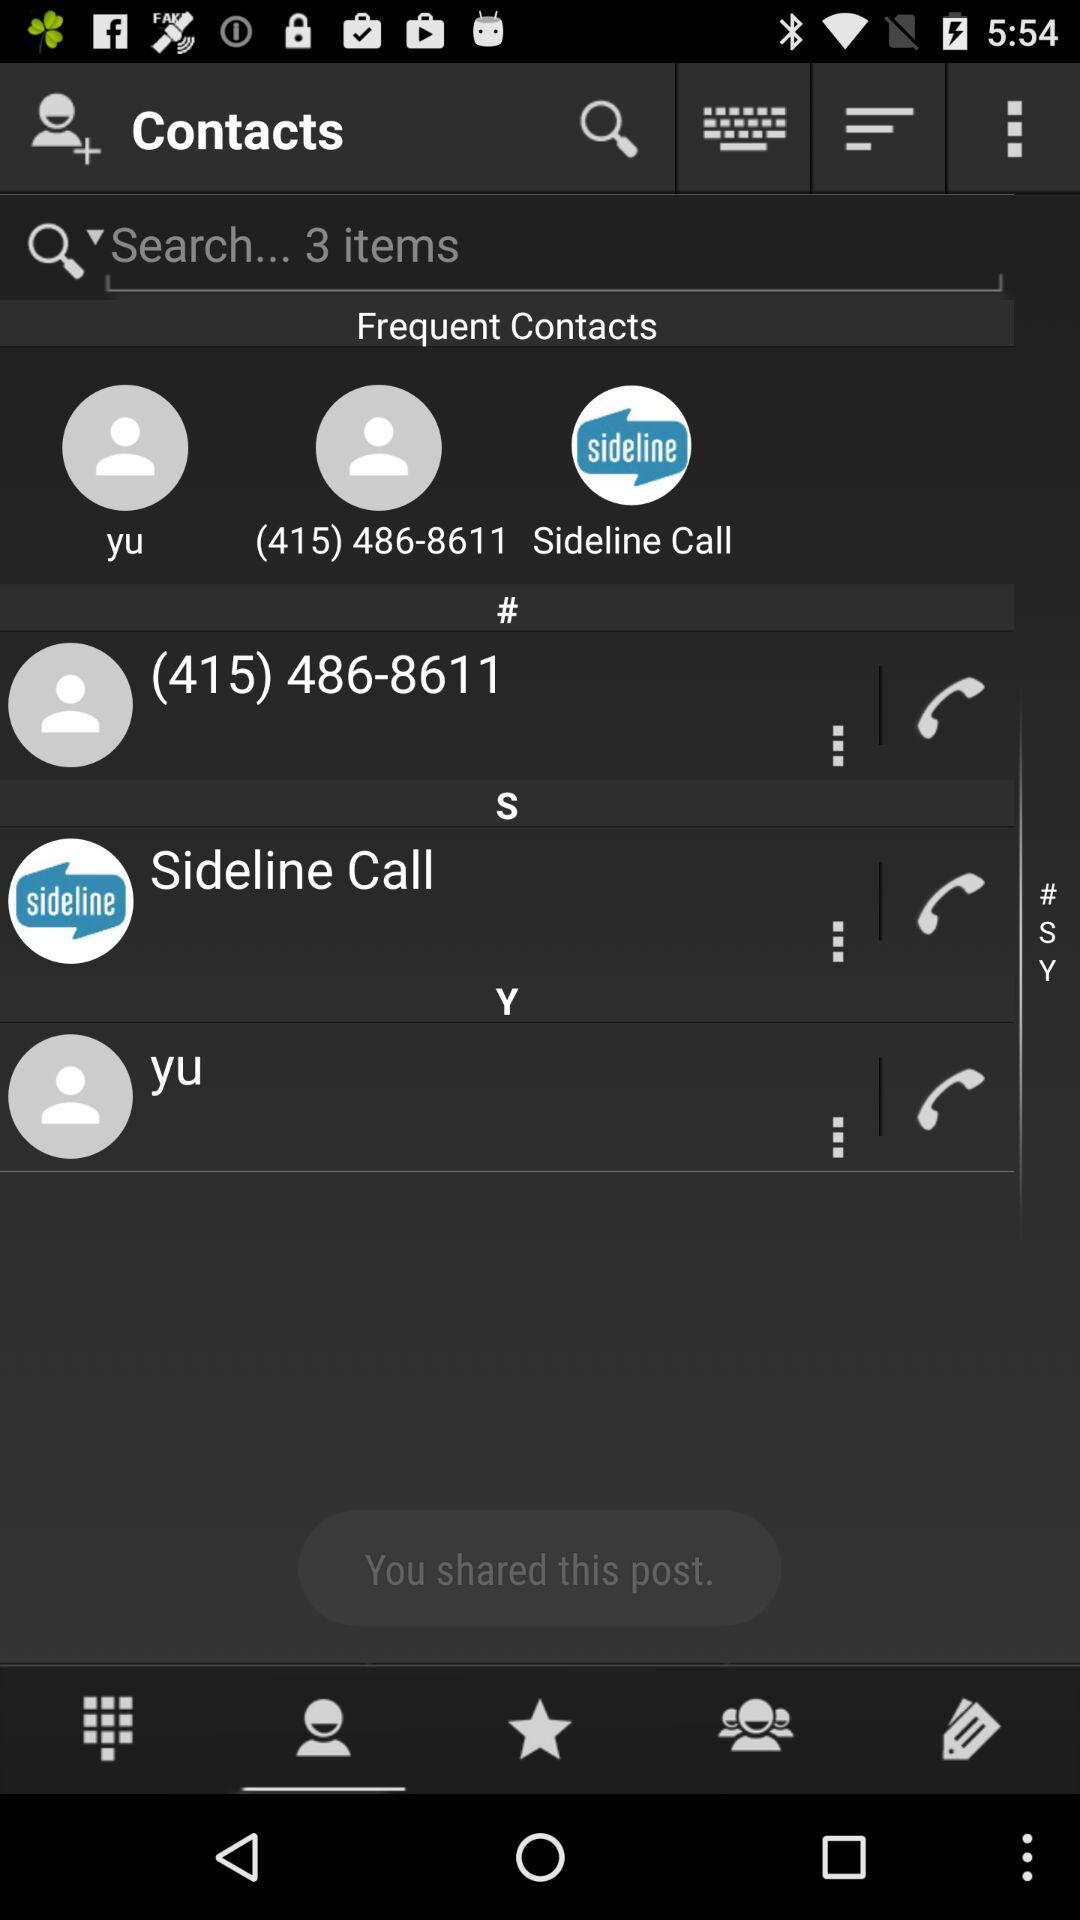  I want to click on show more, so click(1014, 127).